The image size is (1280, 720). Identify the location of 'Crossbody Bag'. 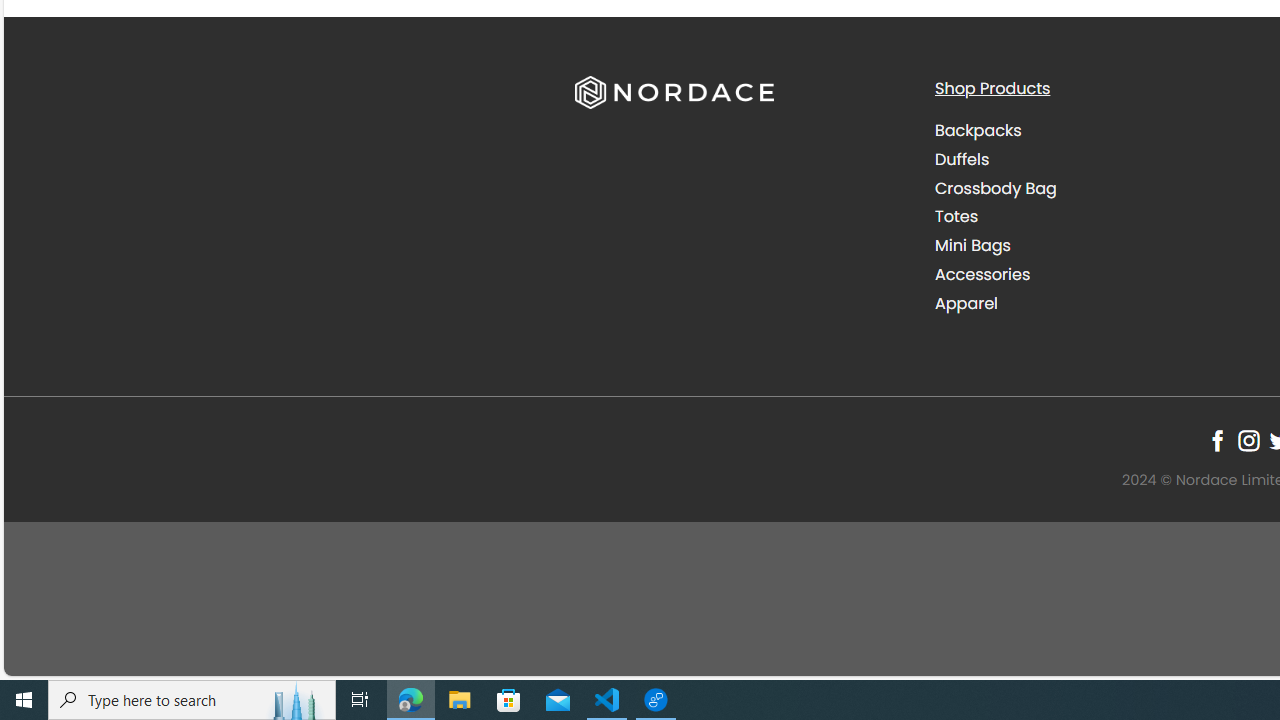
(1098, 188).